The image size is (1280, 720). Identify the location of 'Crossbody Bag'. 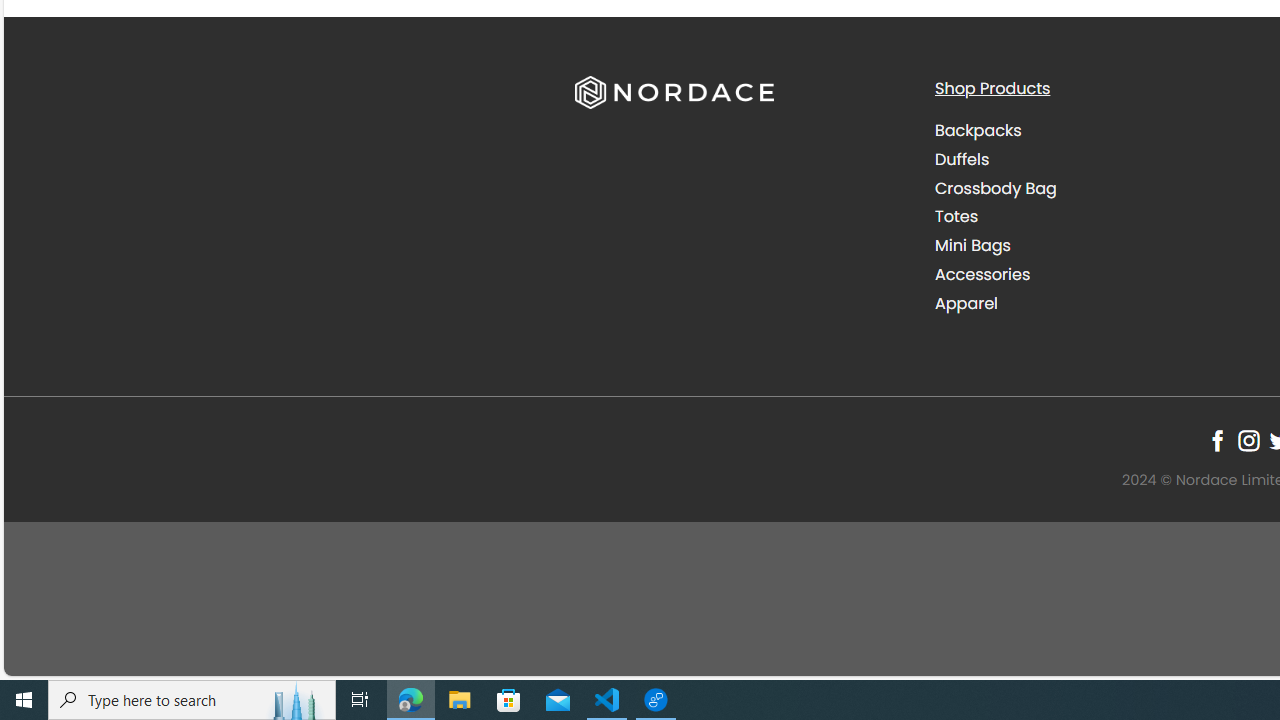
(1098, 188).